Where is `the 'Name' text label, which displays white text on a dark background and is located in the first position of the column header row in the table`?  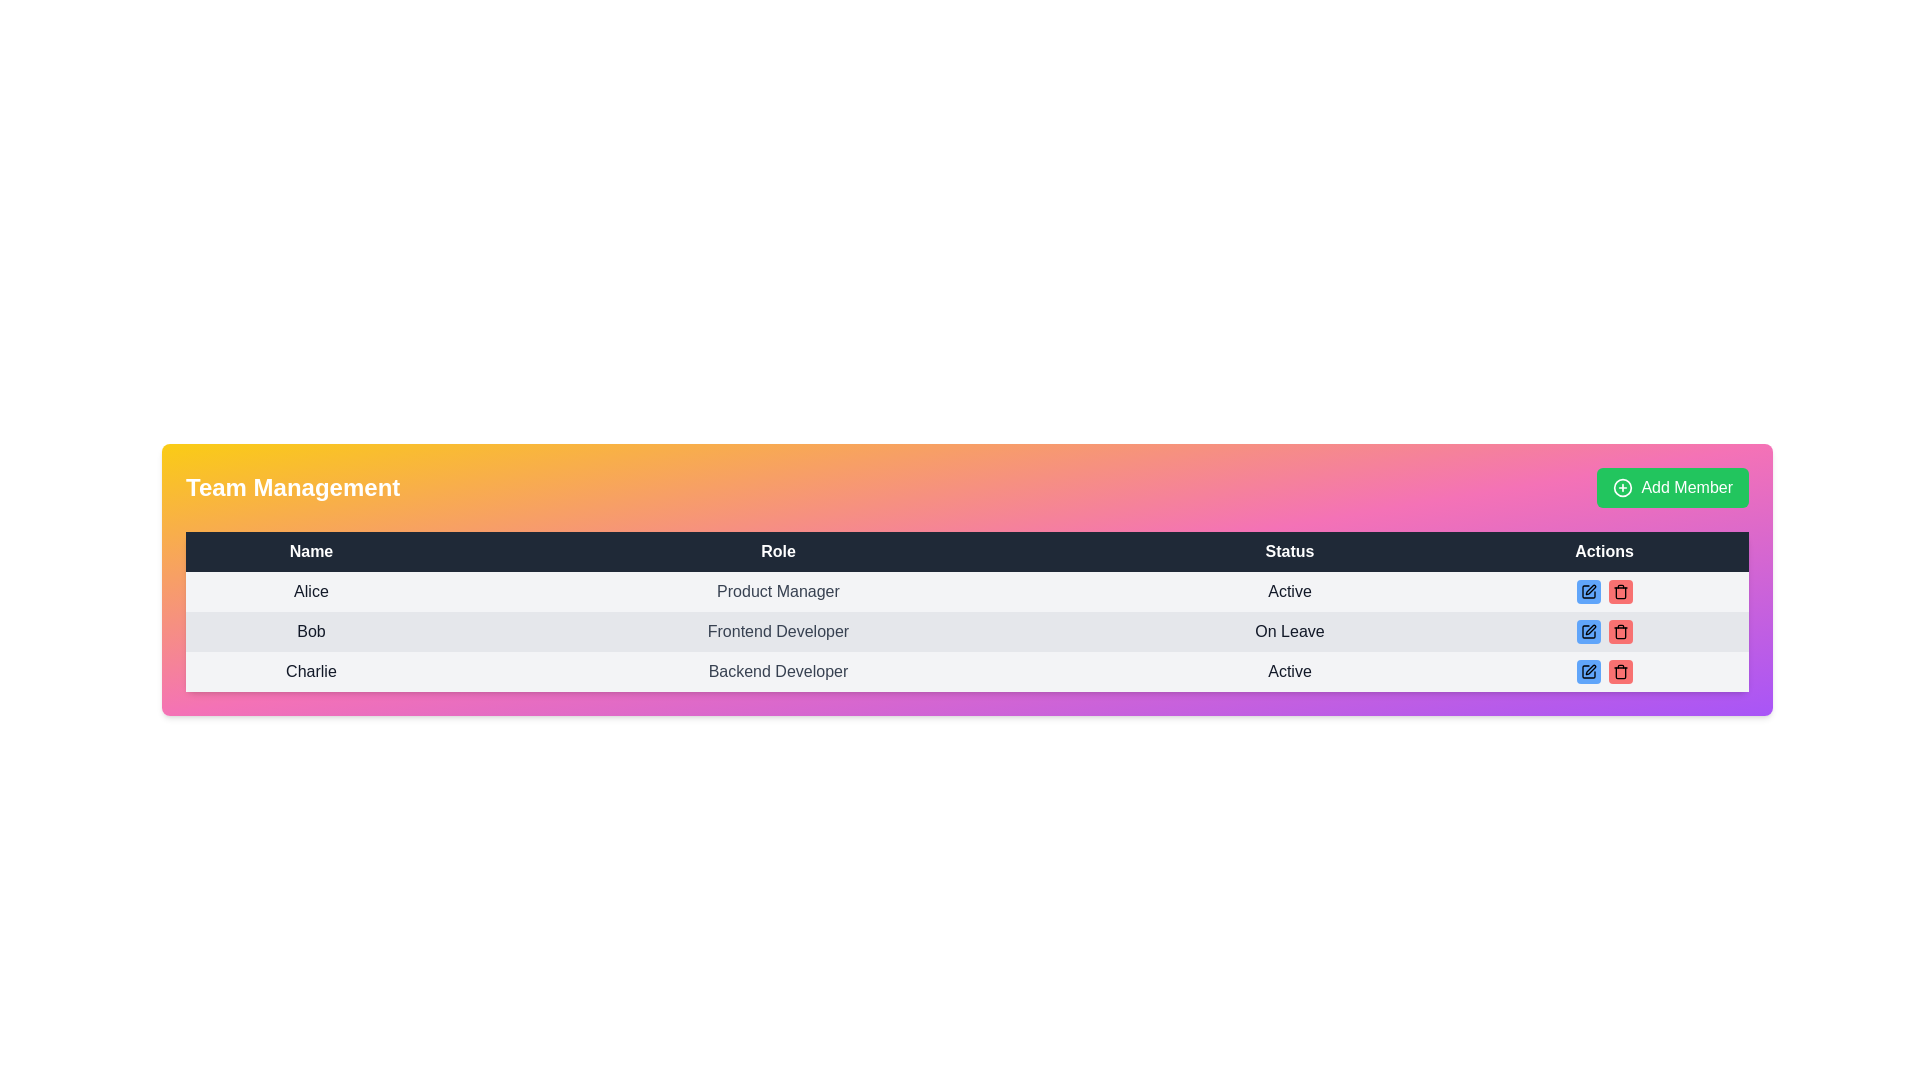 the 'Name' text label, which displays white text on a dark background and is located in the first position of the column header row in the table is located at coordinates (310, 551).